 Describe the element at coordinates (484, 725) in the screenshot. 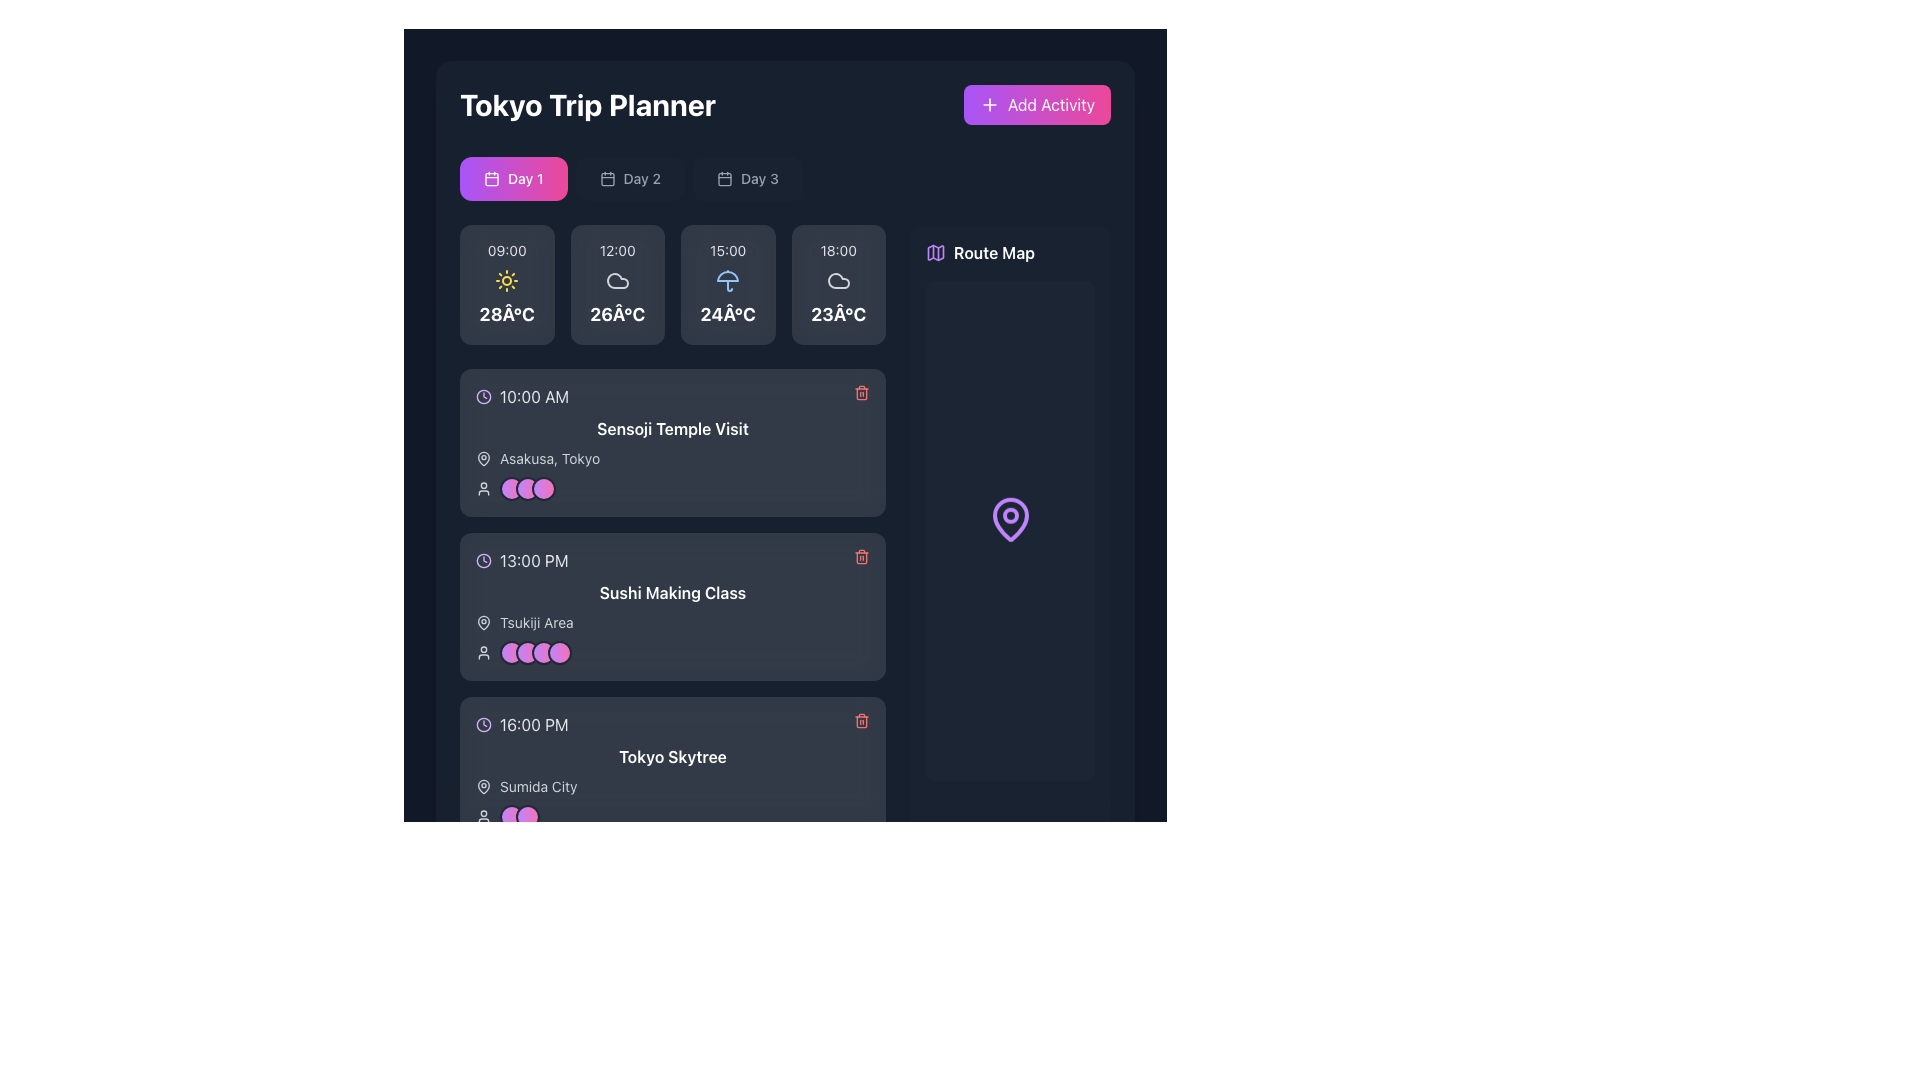

I see `the time icon located to the left of the '16:00 PM' text in the schedule layout to understand the time indication` at that location.